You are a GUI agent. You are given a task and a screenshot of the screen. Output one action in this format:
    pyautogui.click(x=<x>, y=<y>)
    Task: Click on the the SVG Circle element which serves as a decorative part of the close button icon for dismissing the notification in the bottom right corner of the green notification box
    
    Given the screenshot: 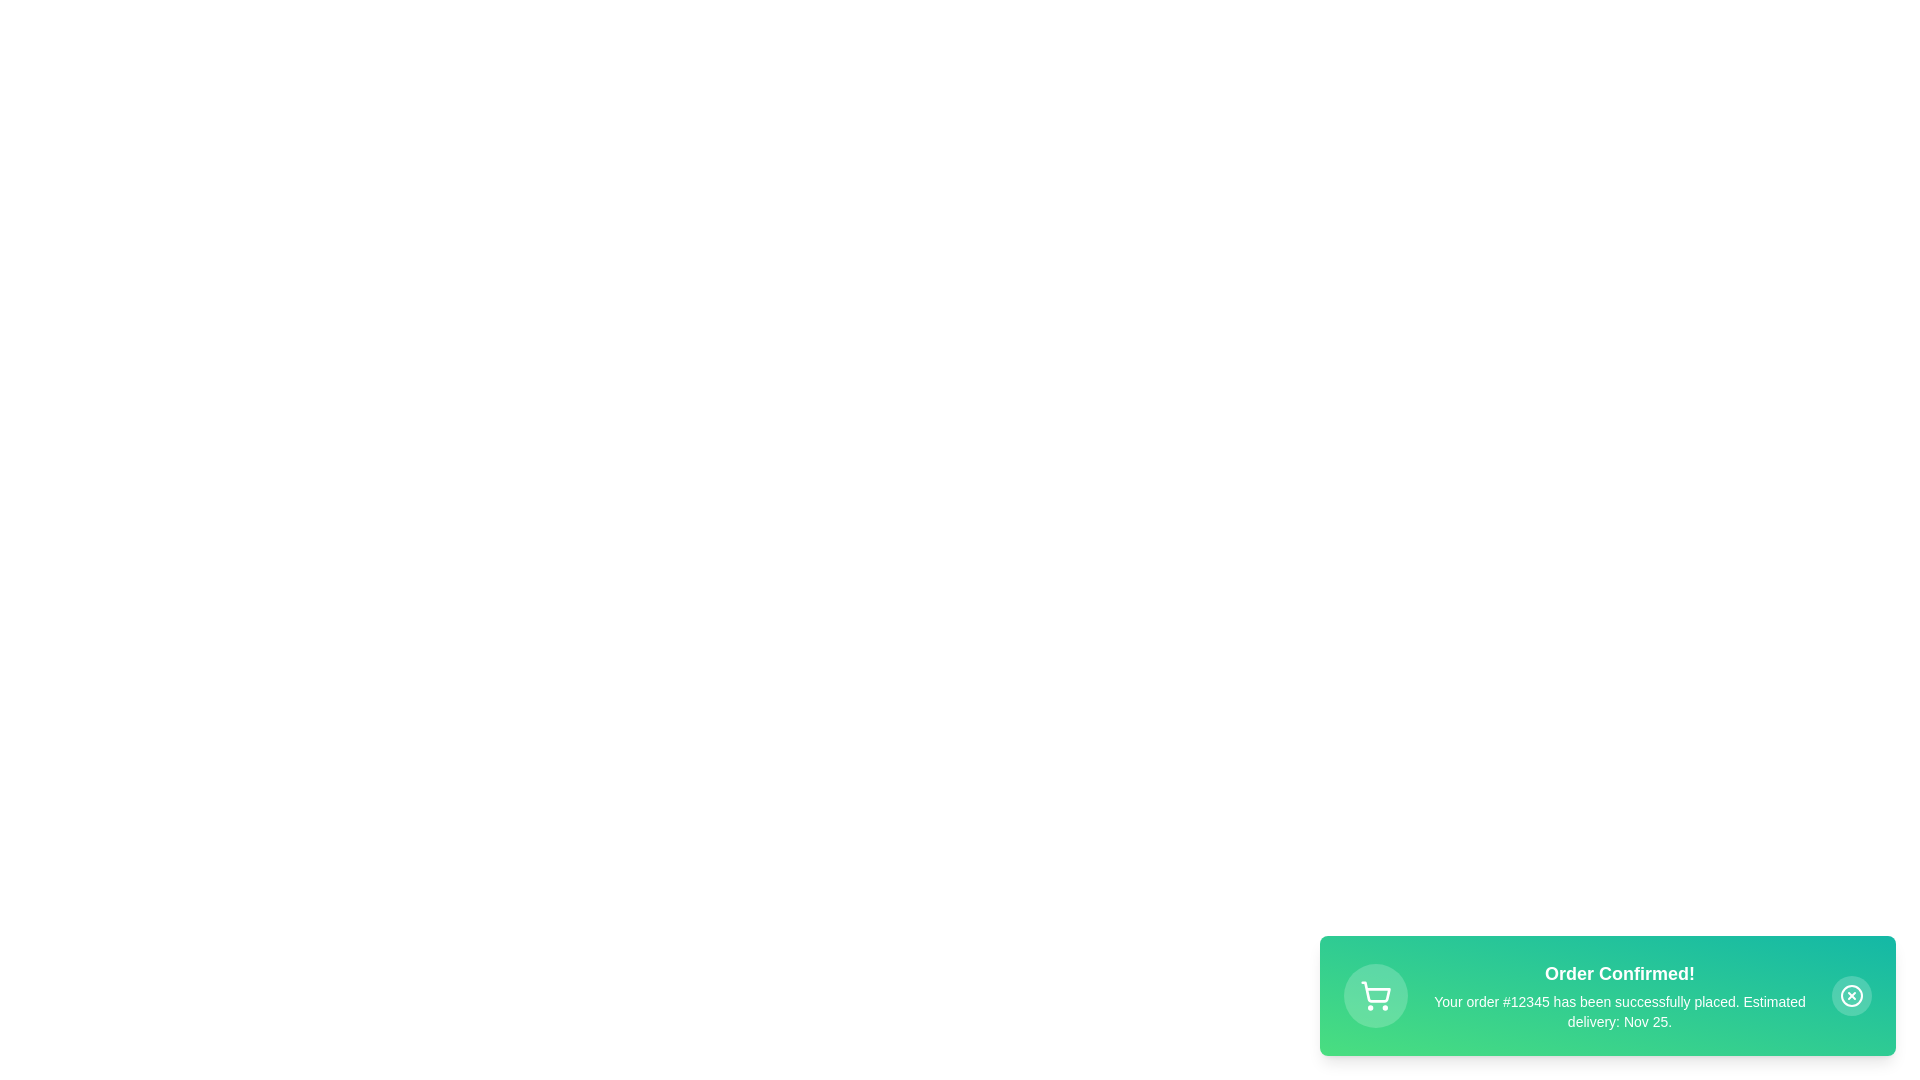 What is the action you would take?
    pyautogui.click(x=1851, y=995)
    